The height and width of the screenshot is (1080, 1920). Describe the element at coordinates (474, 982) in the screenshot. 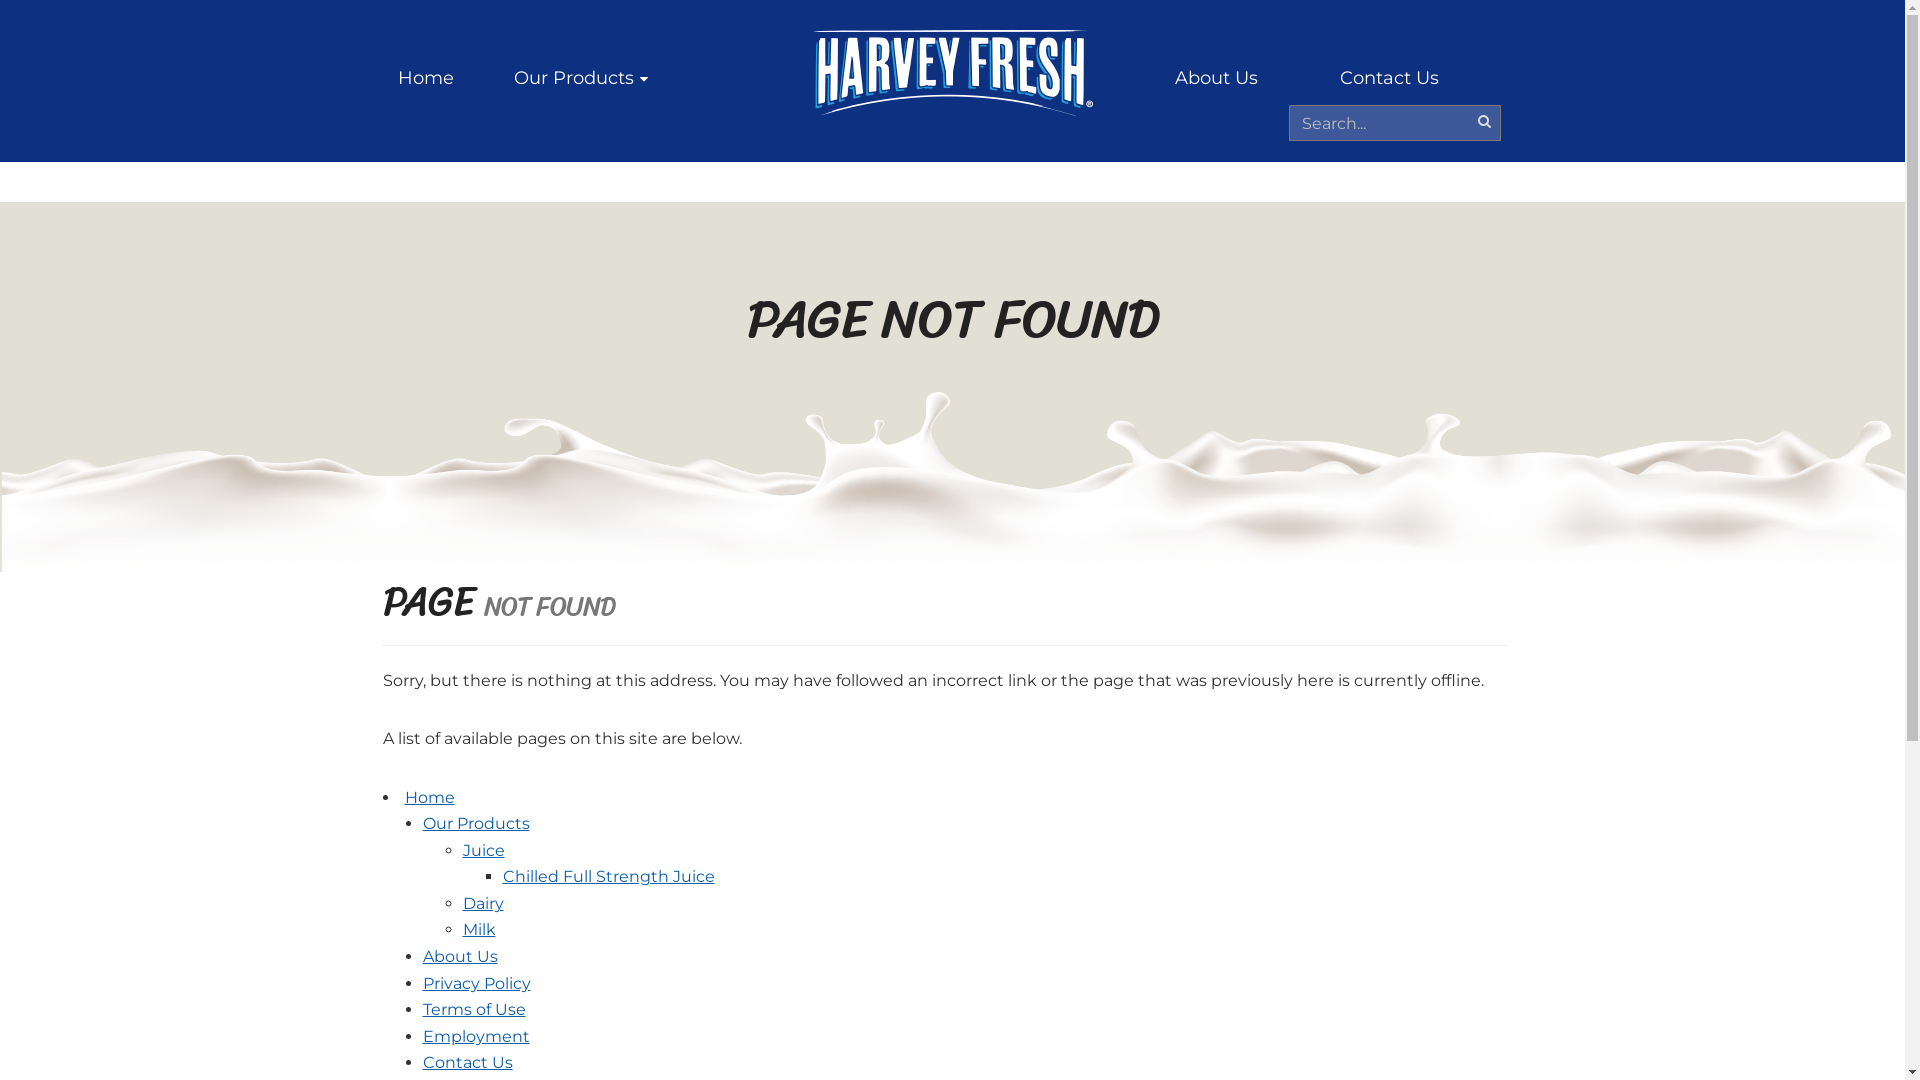

I see `'Privacy Policy'` at that location.